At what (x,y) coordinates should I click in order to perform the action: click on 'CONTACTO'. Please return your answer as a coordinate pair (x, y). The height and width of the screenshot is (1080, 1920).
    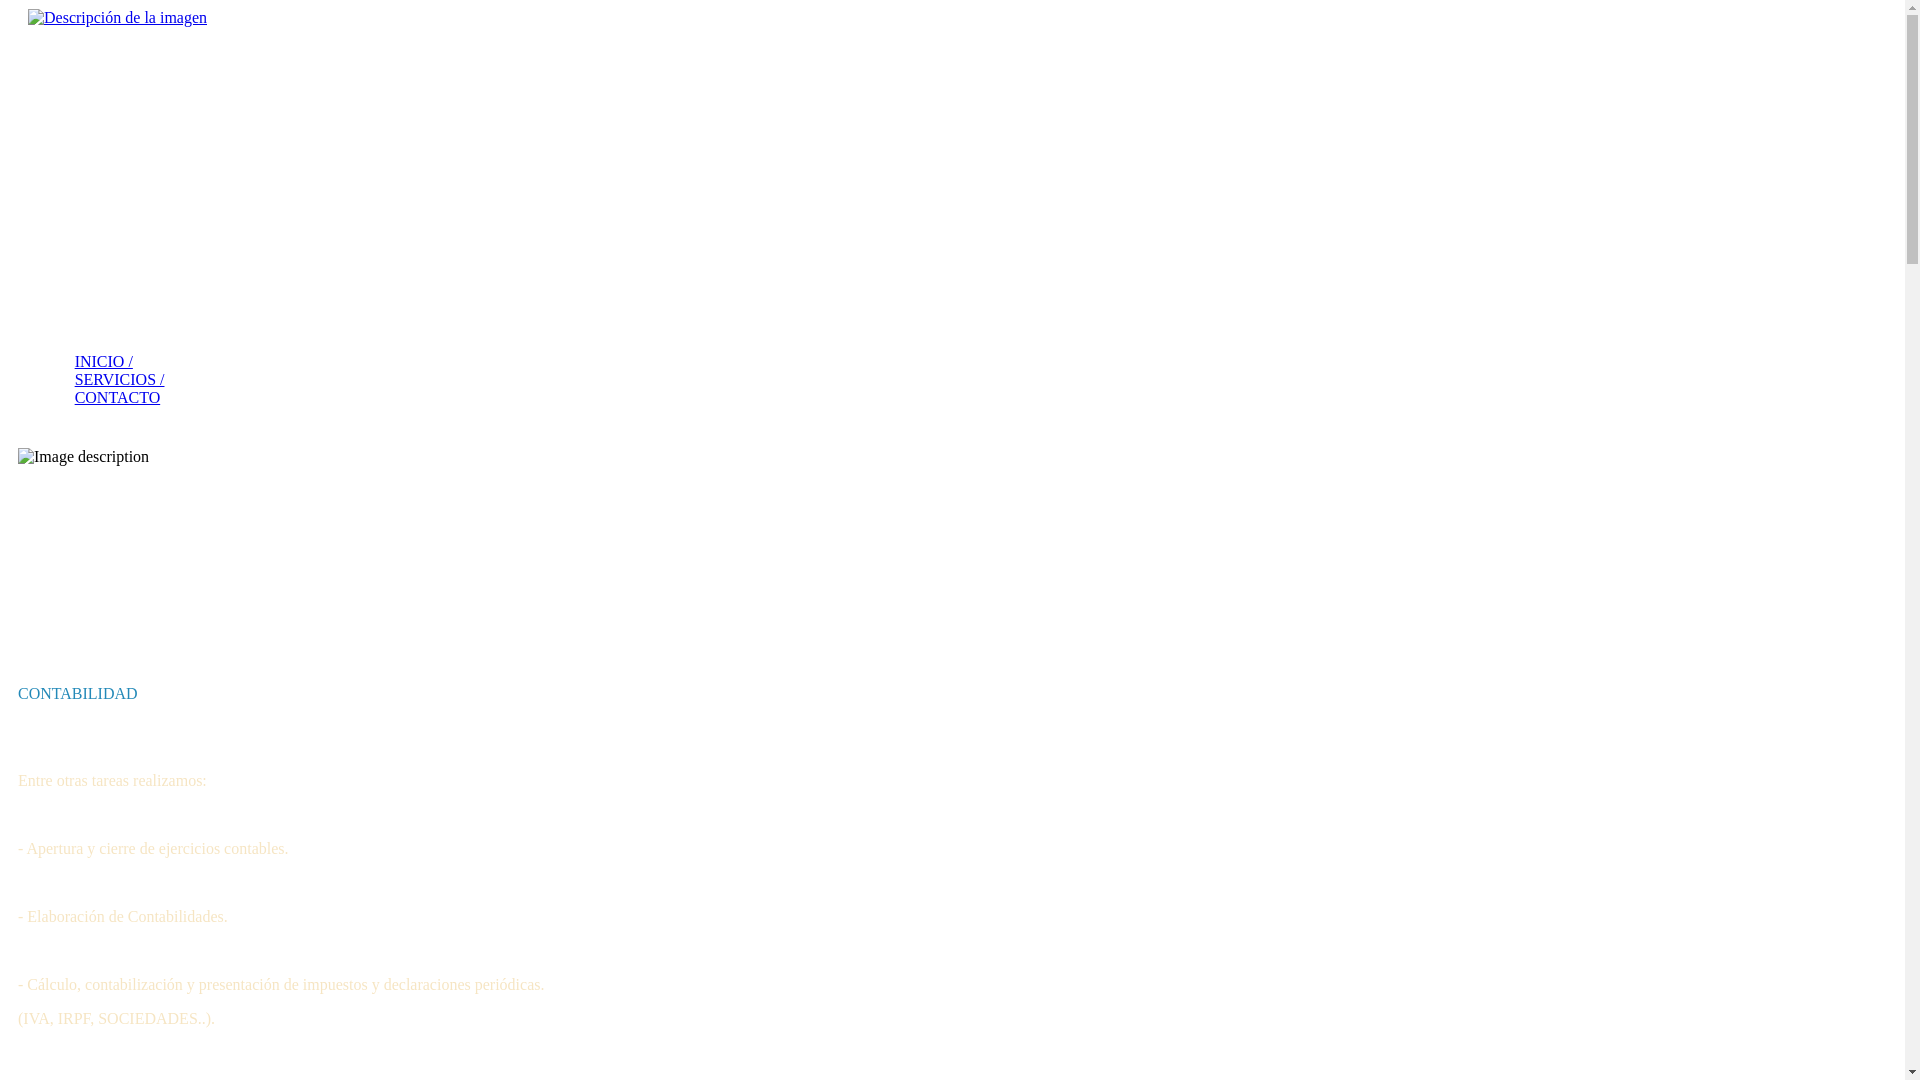
    Looking at the image, I should click on (117, 397).